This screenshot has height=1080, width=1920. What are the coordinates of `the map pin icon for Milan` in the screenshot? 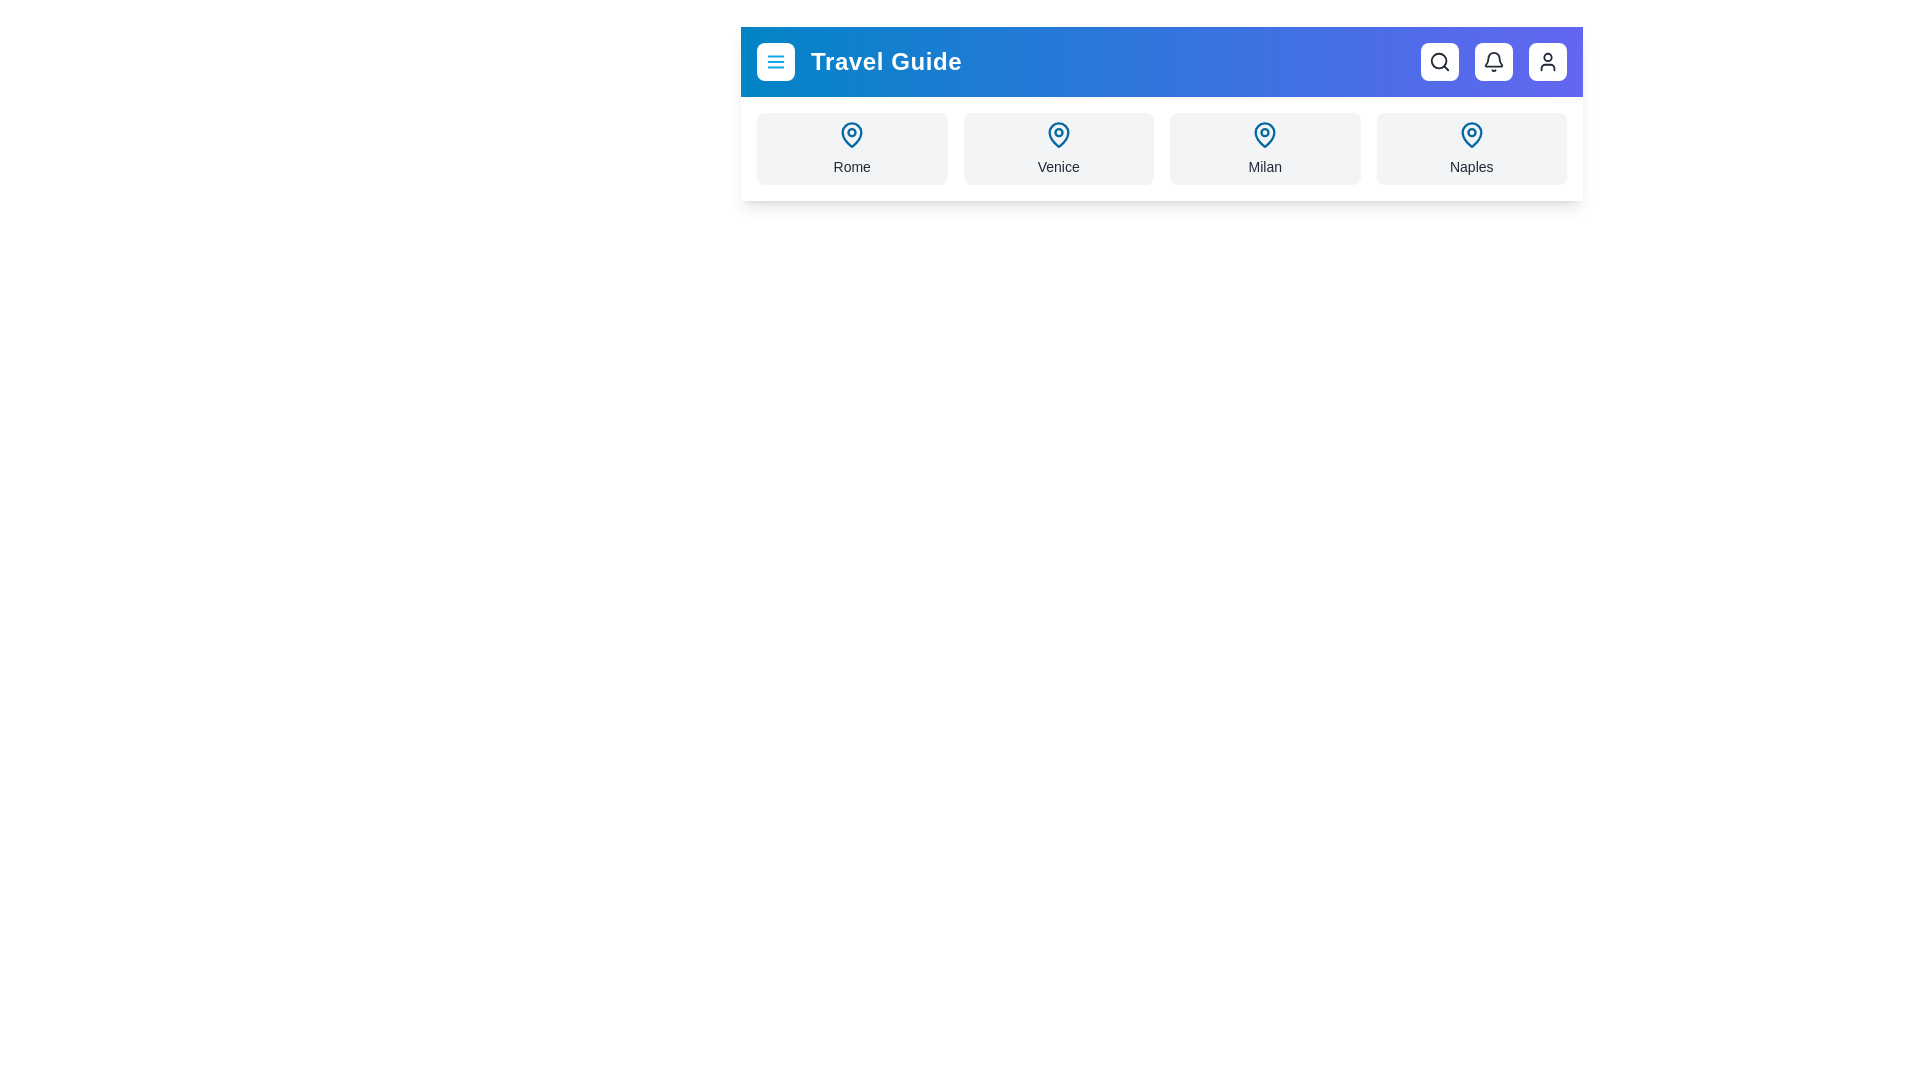 It's located at (1264, 135).